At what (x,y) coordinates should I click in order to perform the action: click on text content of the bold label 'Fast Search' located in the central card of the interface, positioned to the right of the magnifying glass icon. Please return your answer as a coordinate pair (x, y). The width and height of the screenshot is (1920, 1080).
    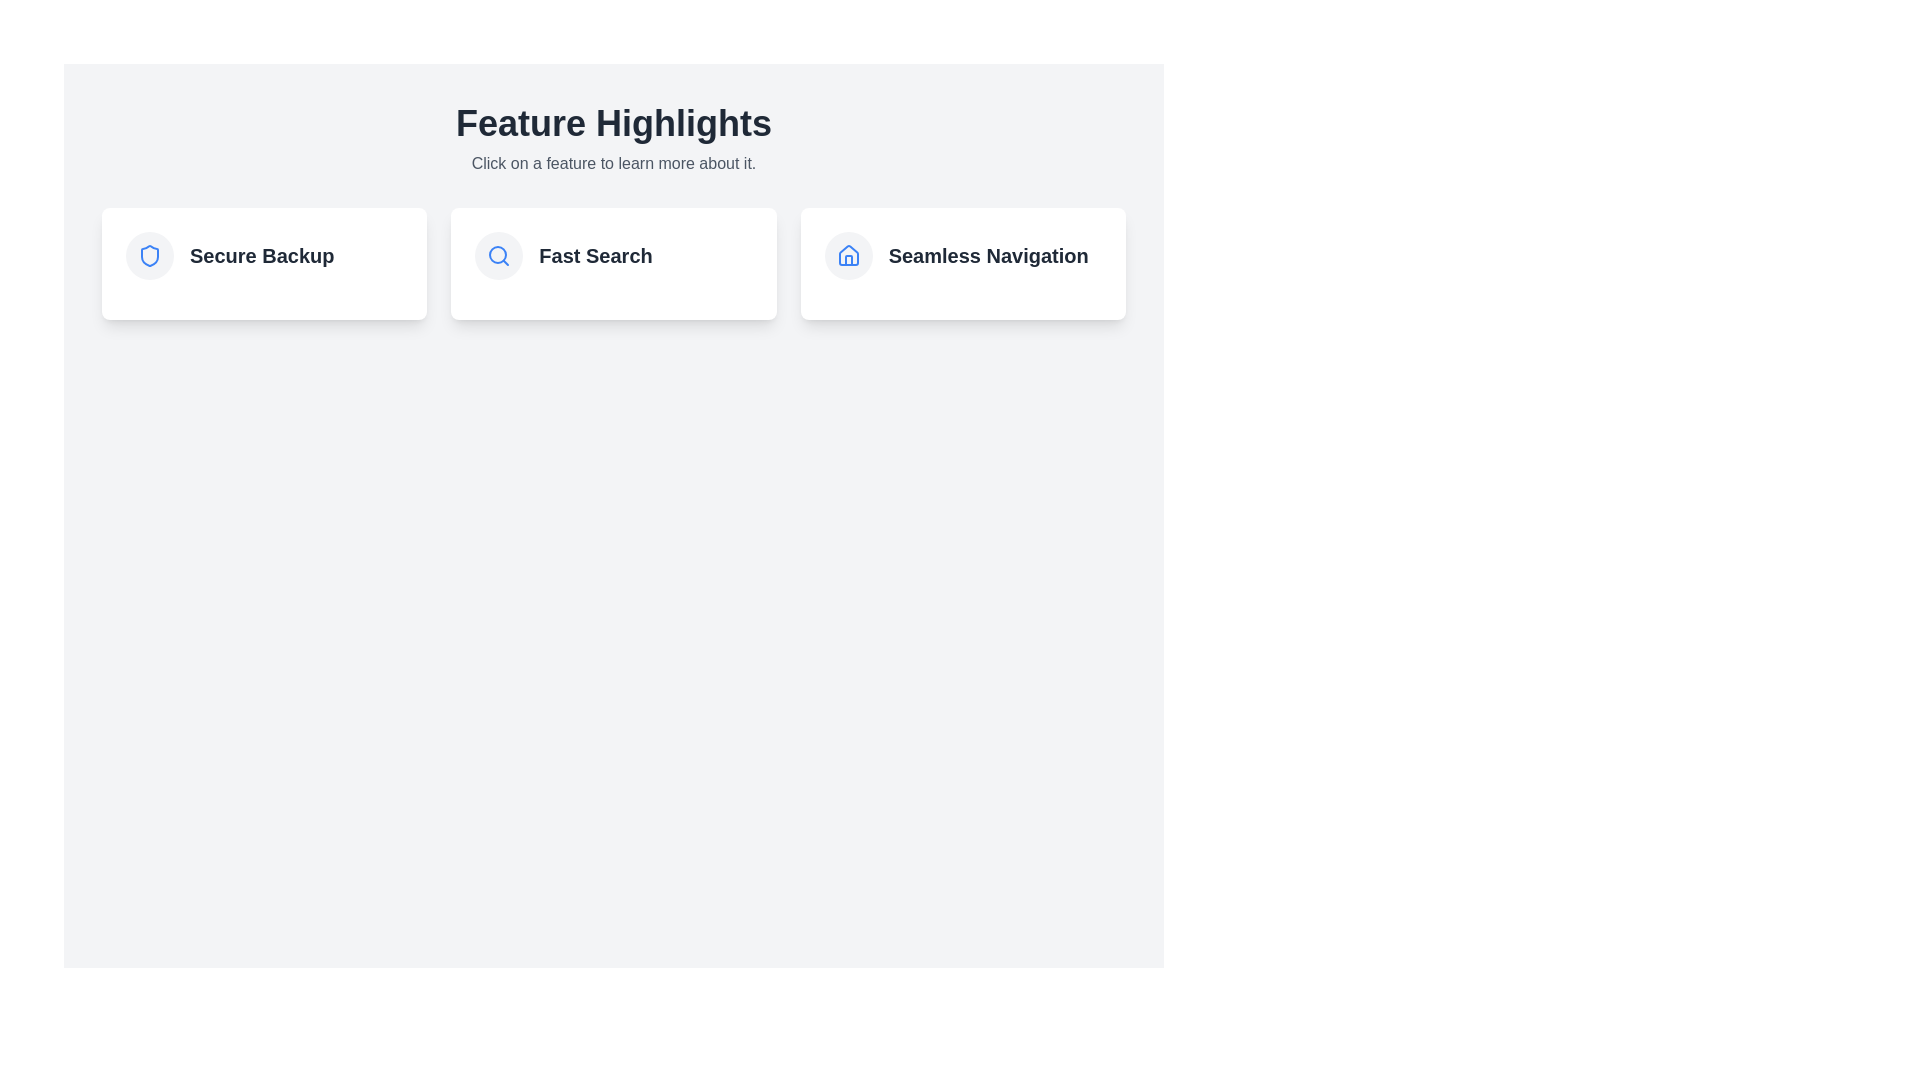
    Looking at the image, I should click on (594, 254).